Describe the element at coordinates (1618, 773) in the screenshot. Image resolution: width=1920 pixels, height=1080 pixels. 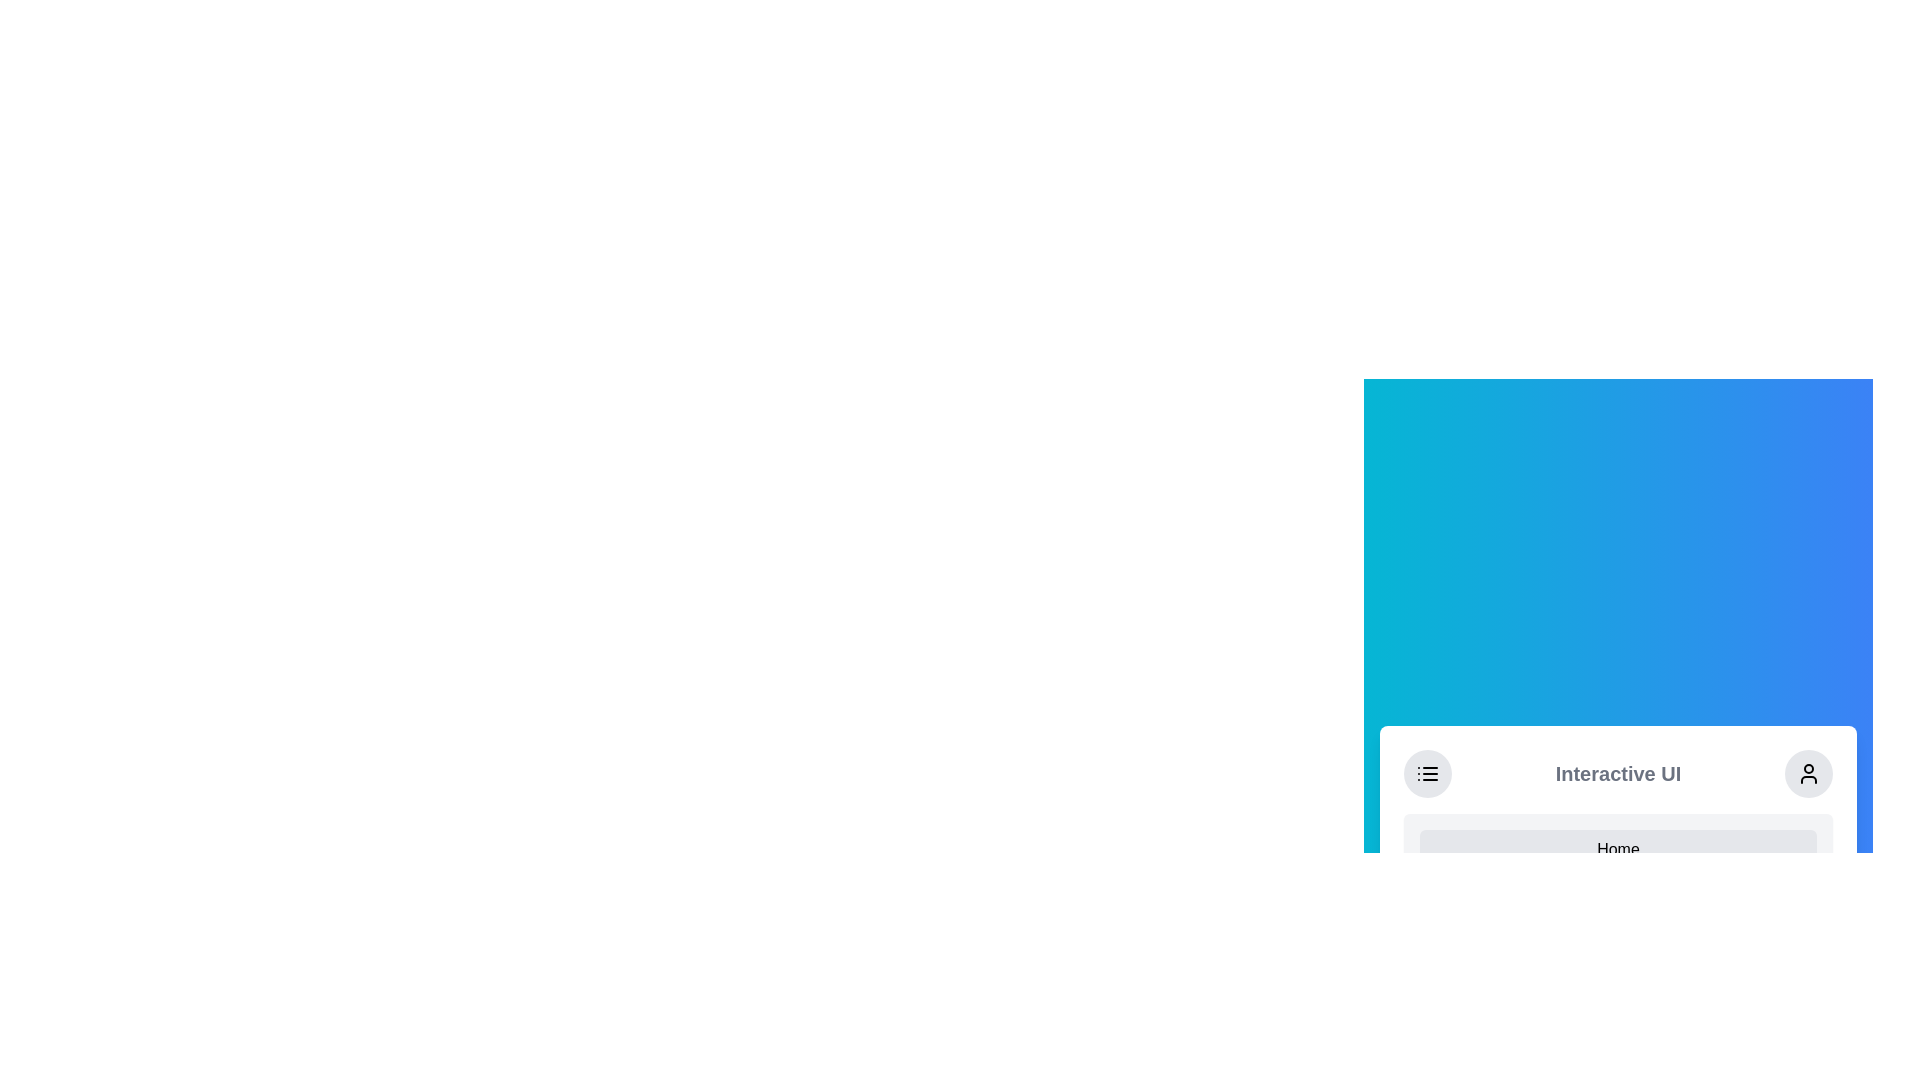
I see `the centrally located Text label that serves as a heading or title for the interface, indicating the current context or module of the application` at that location.